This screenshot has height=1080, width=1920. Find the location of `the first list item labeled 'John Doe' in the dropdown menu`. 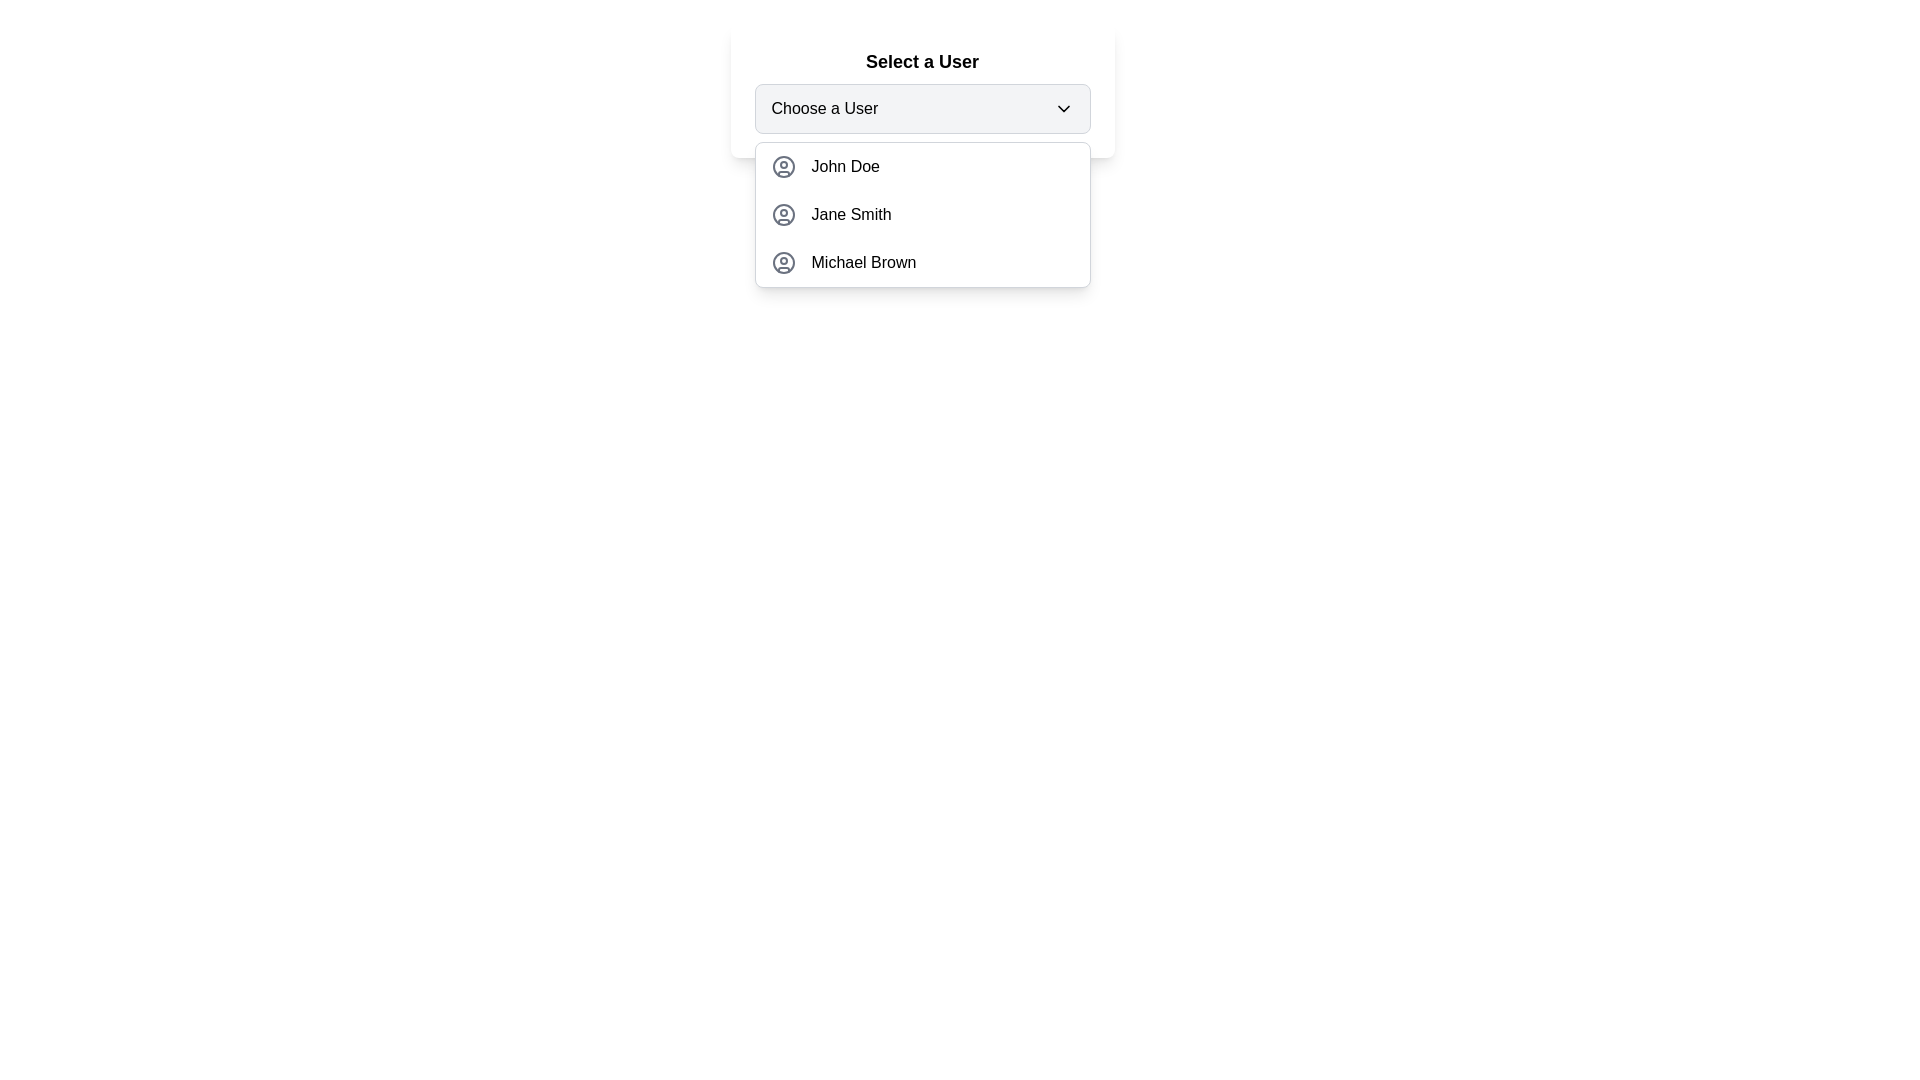

the first list item labeled 'John Doe' in the dropdown menu is located at coordinates (921, 165).